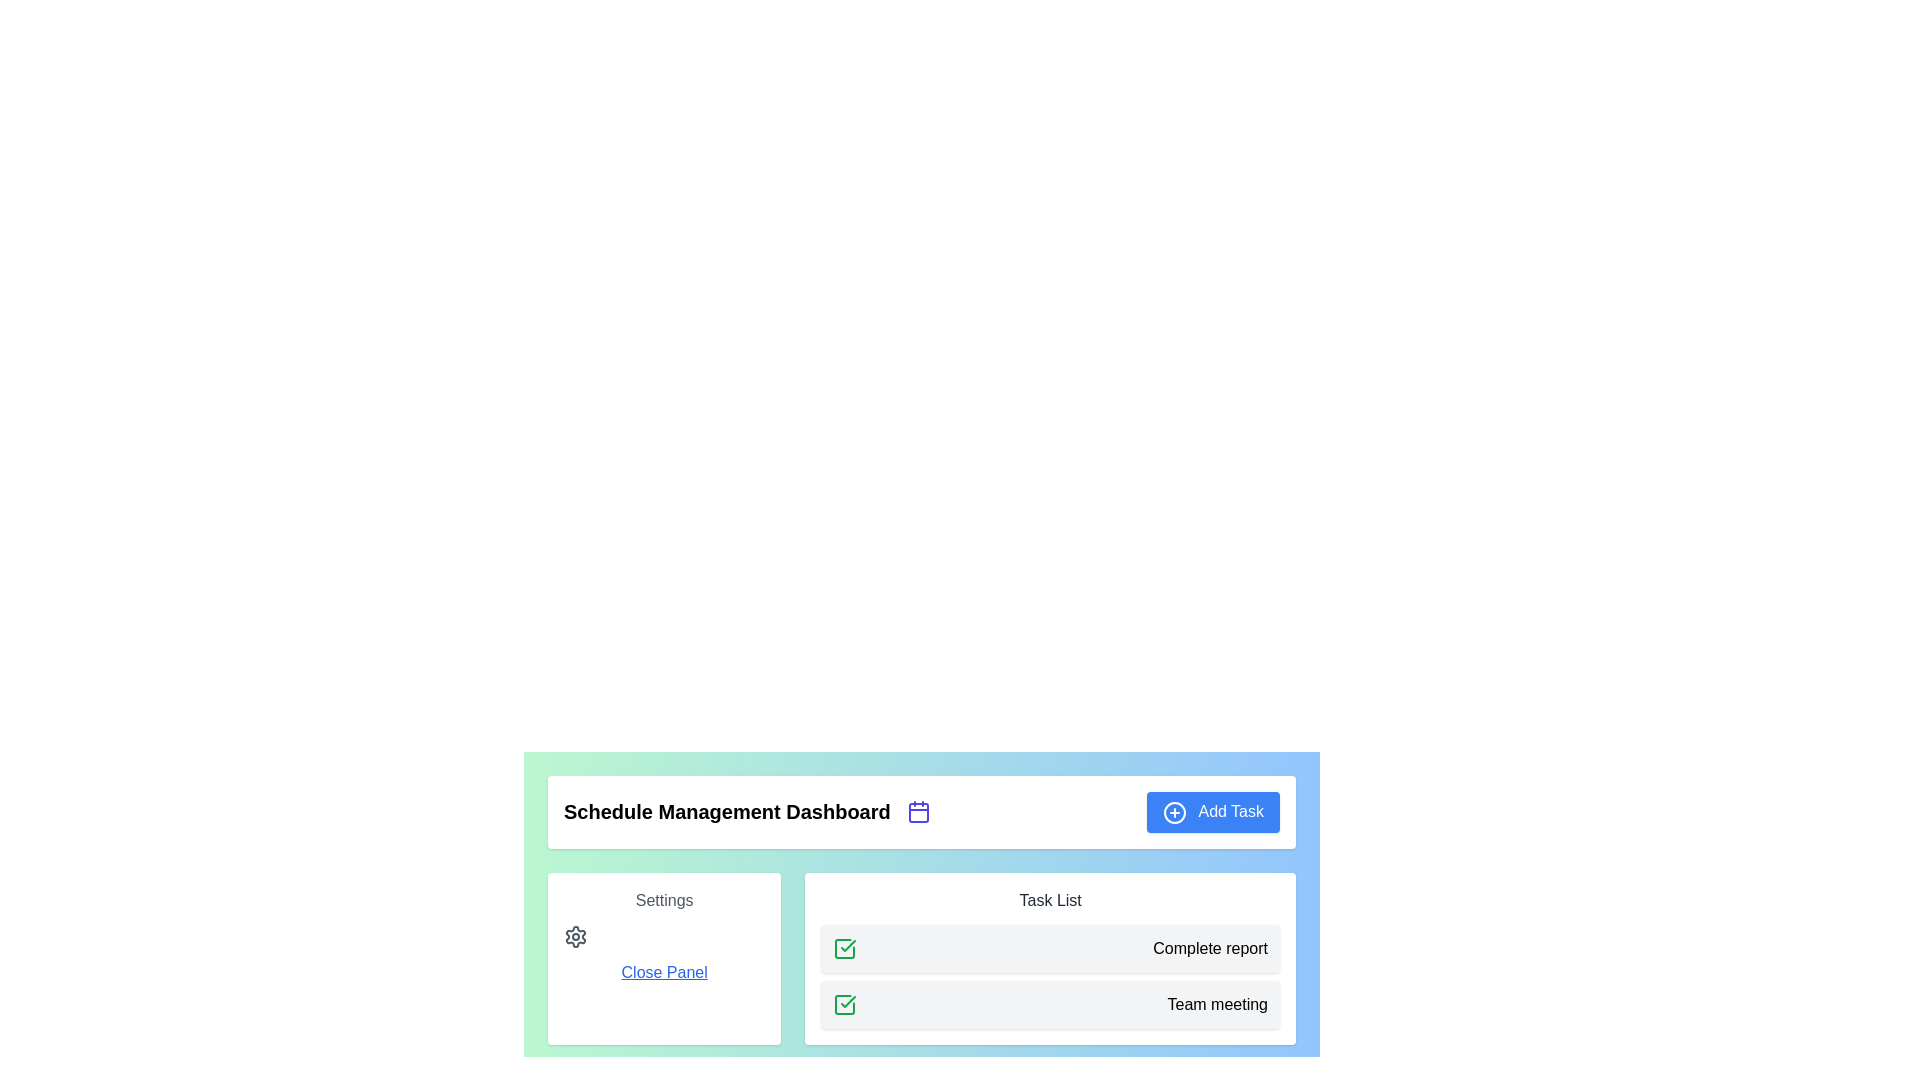 This screenshot has height=1080, width=1920. Describe the element at coordinates (1049, 1004) in the screenshot. I see `the task entry in the task management interface labeled 'Team meeting', which is indicated by a green check mark and positioned as the second item in the 'Task List'` at that location.